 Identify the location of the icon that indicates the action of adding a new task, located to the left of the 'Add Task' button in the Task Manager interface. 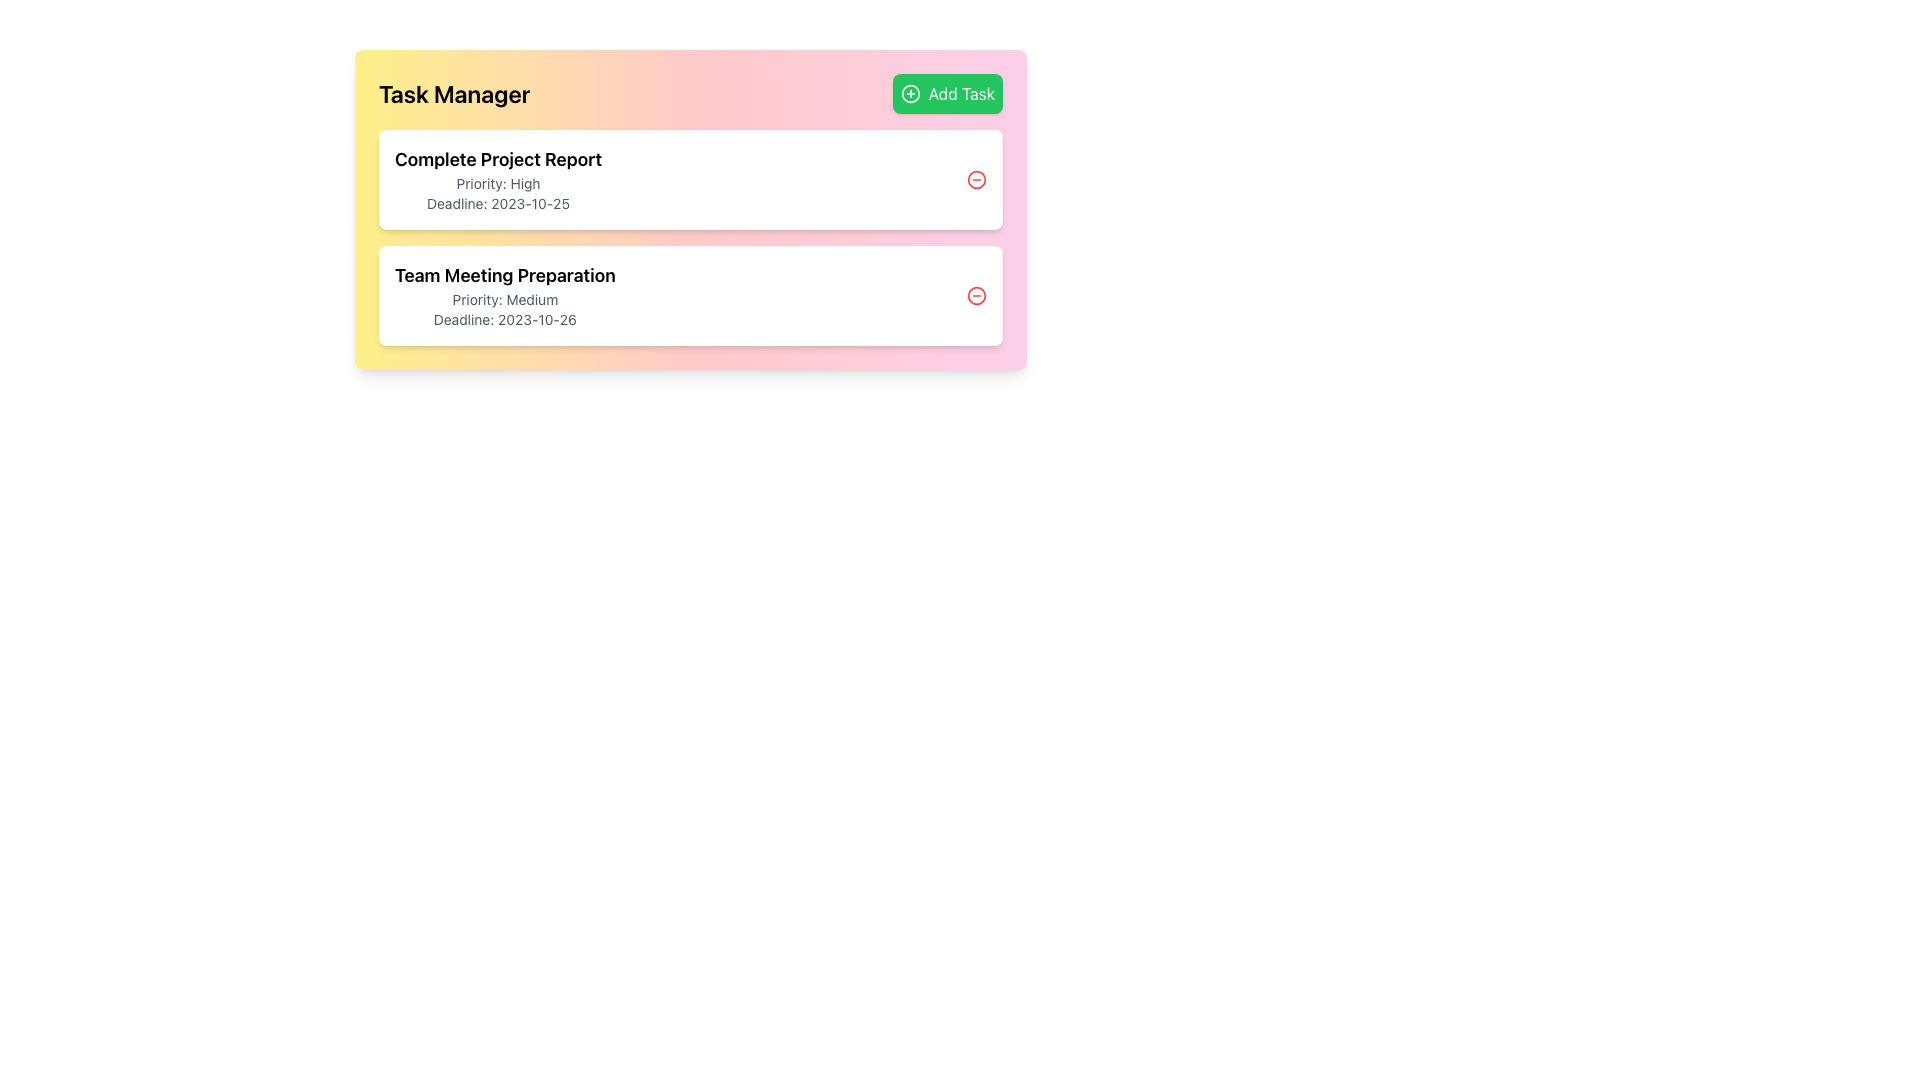
(909, 93).